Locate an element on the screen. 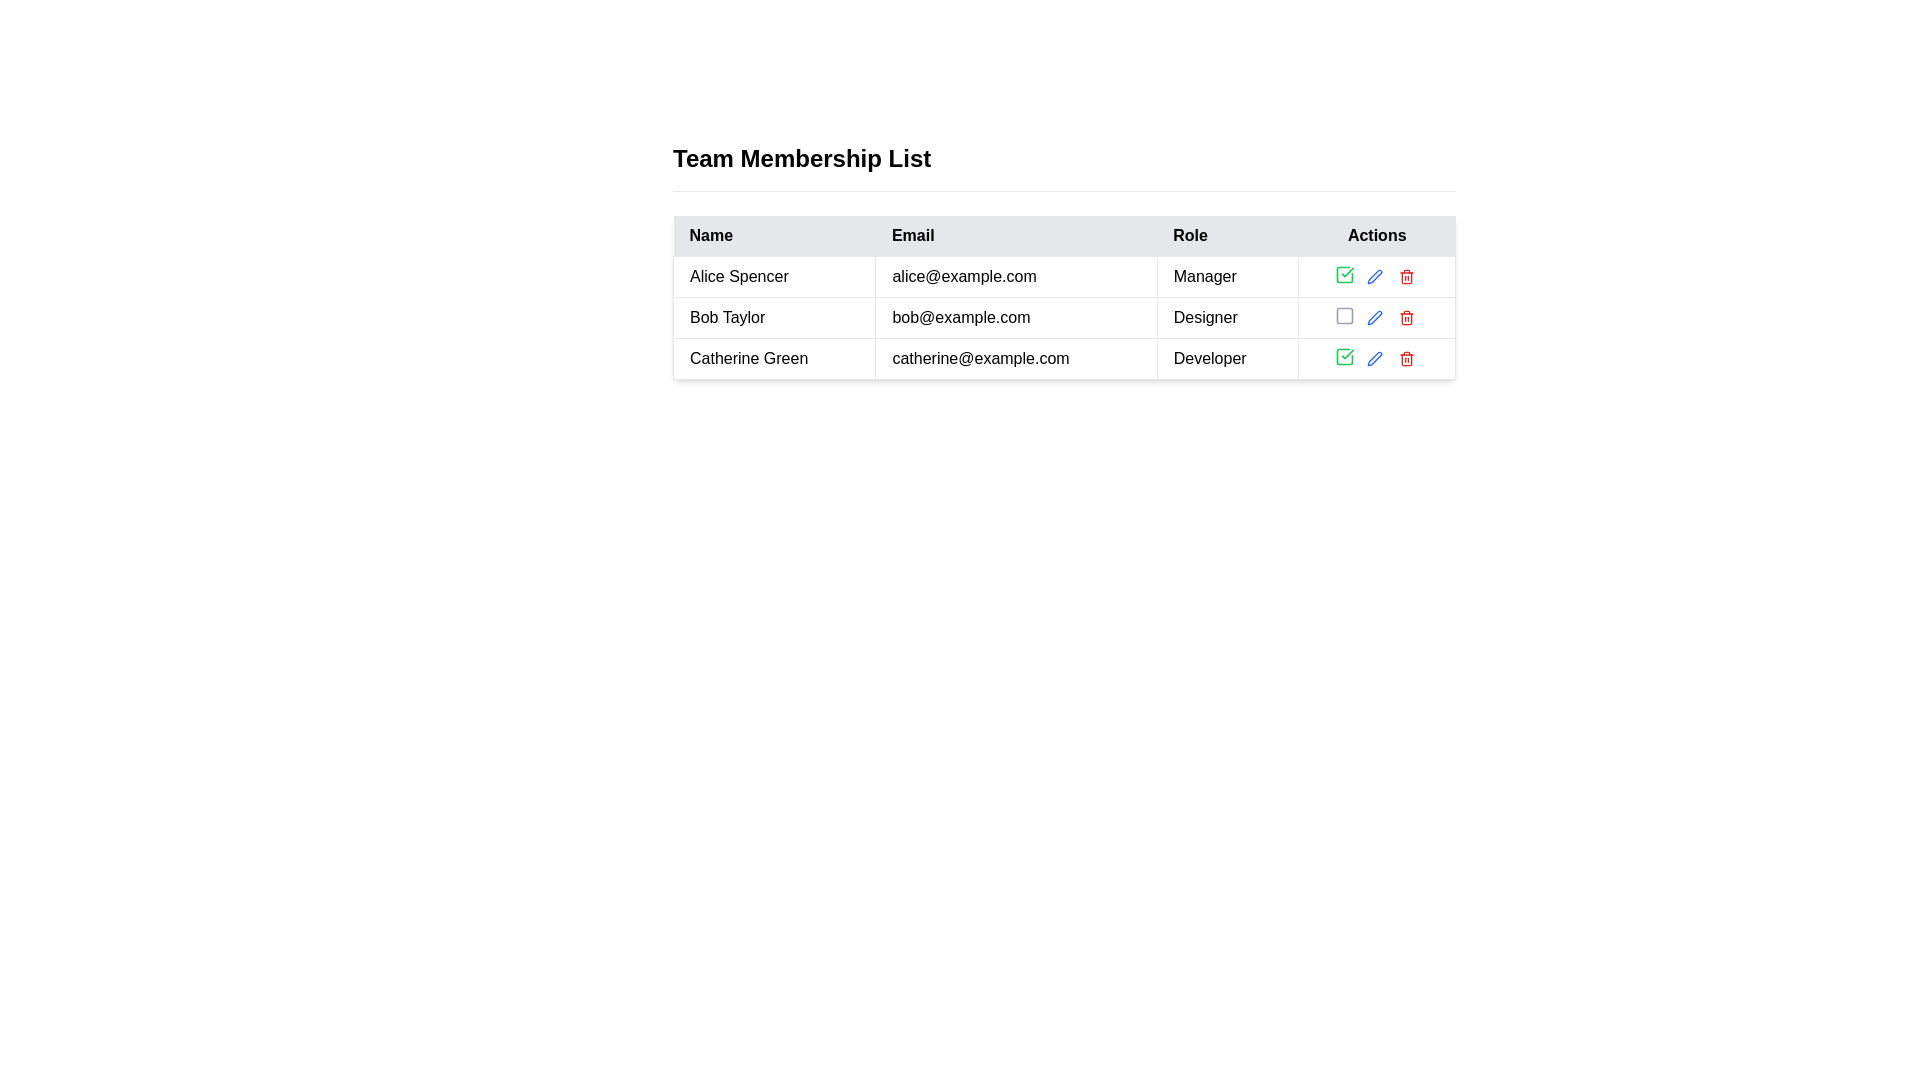 Image resolution: width=1920 pixels, height=1080 pixels. the edit button located in the 'Actions' column, second from the left, in the topmost row of the table is located at coordinates (1374, 277).